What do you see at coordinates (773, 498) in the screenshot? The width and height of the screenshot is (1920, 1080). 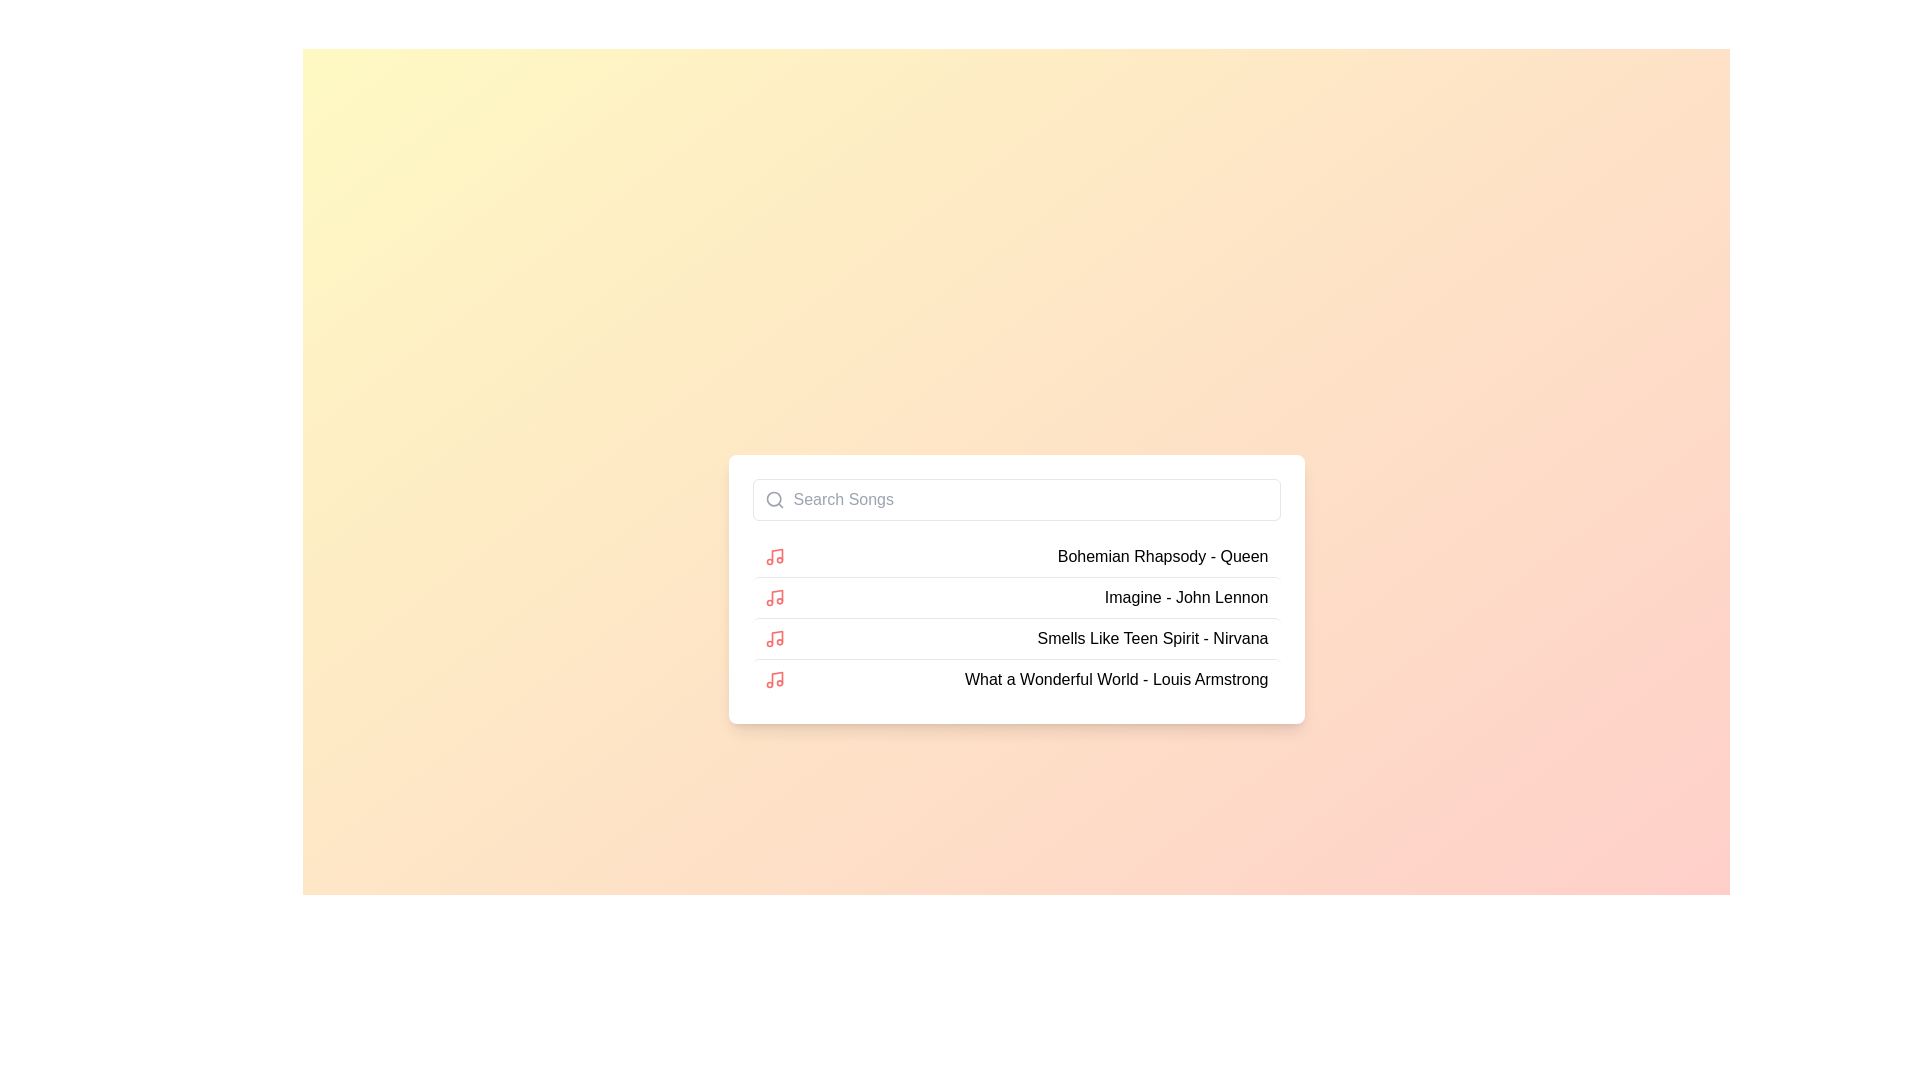 I see `the search icon located inside the 'Search Songs' text input field, which signifies the search functionality` at bounding box center [773, 498].